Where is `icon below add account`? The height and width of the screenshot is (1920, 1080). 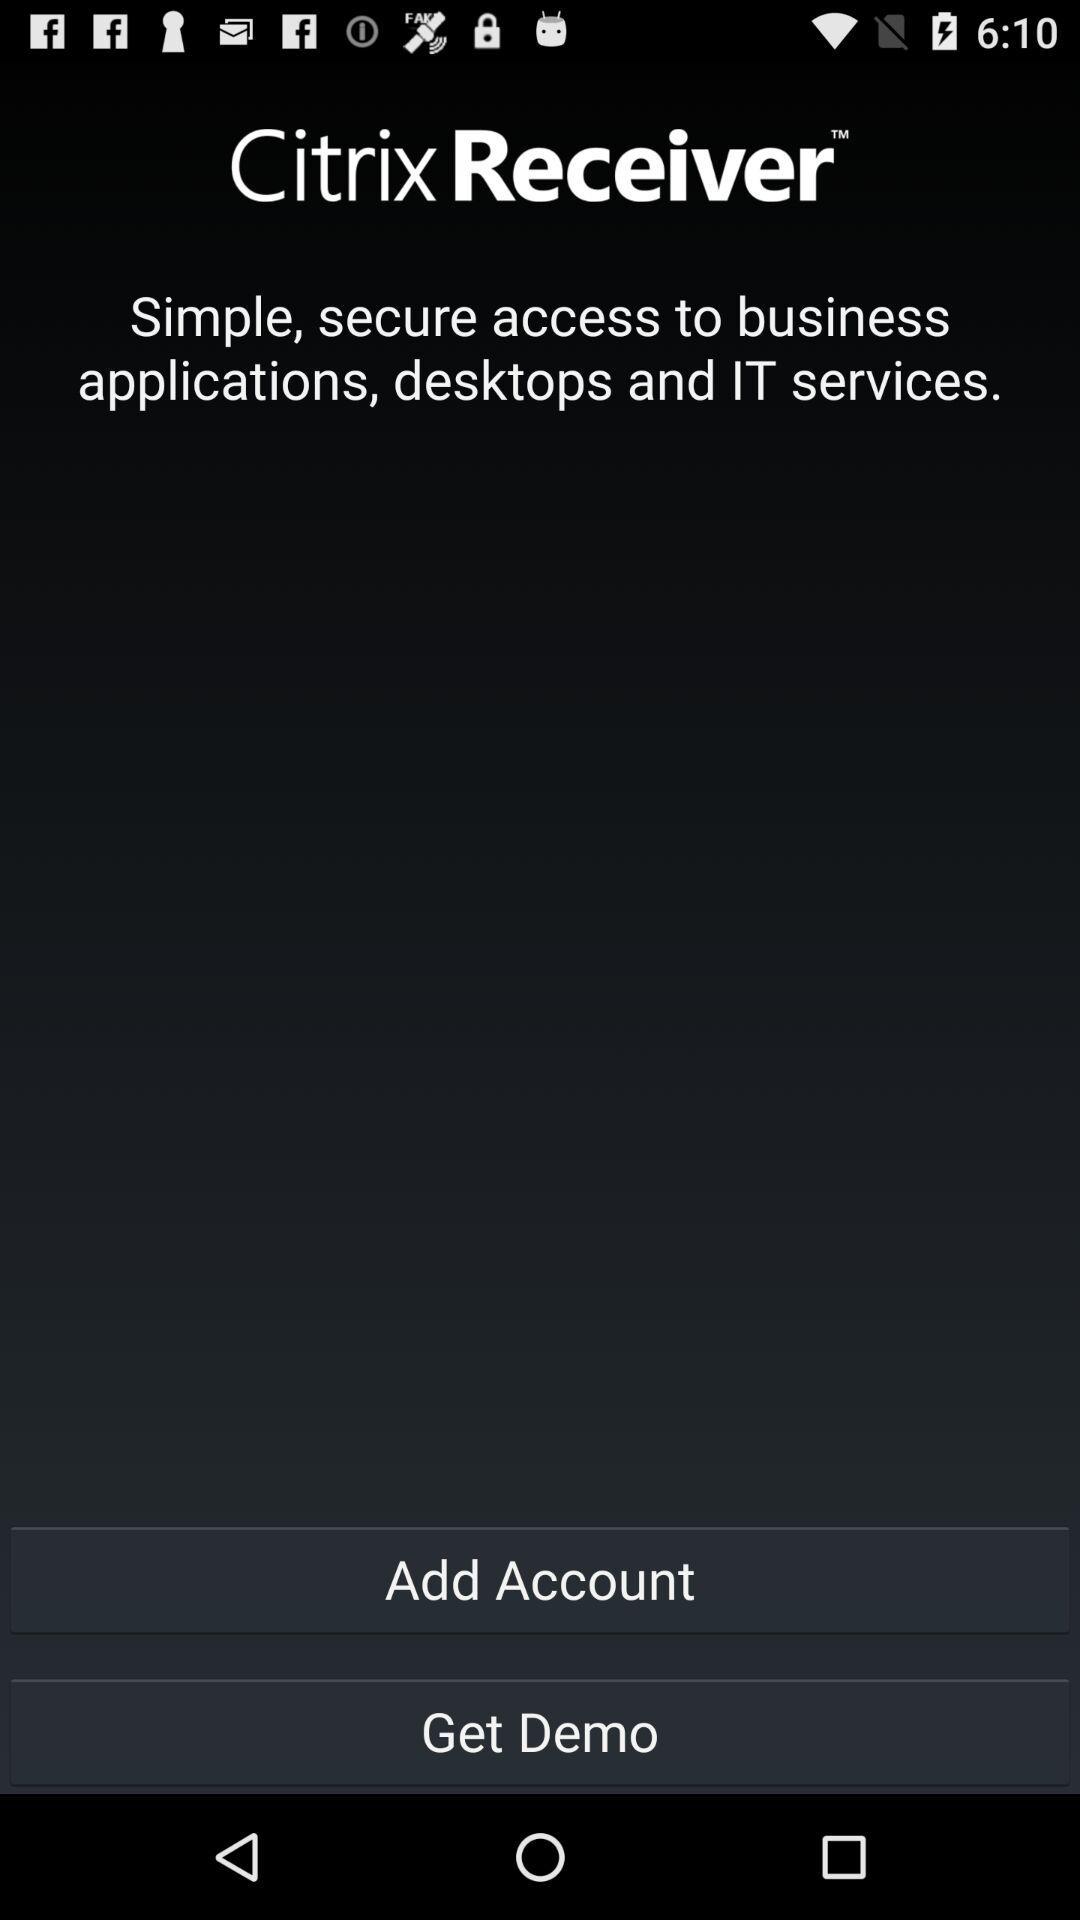 icon below add account is located at coordinates (540, 1730).